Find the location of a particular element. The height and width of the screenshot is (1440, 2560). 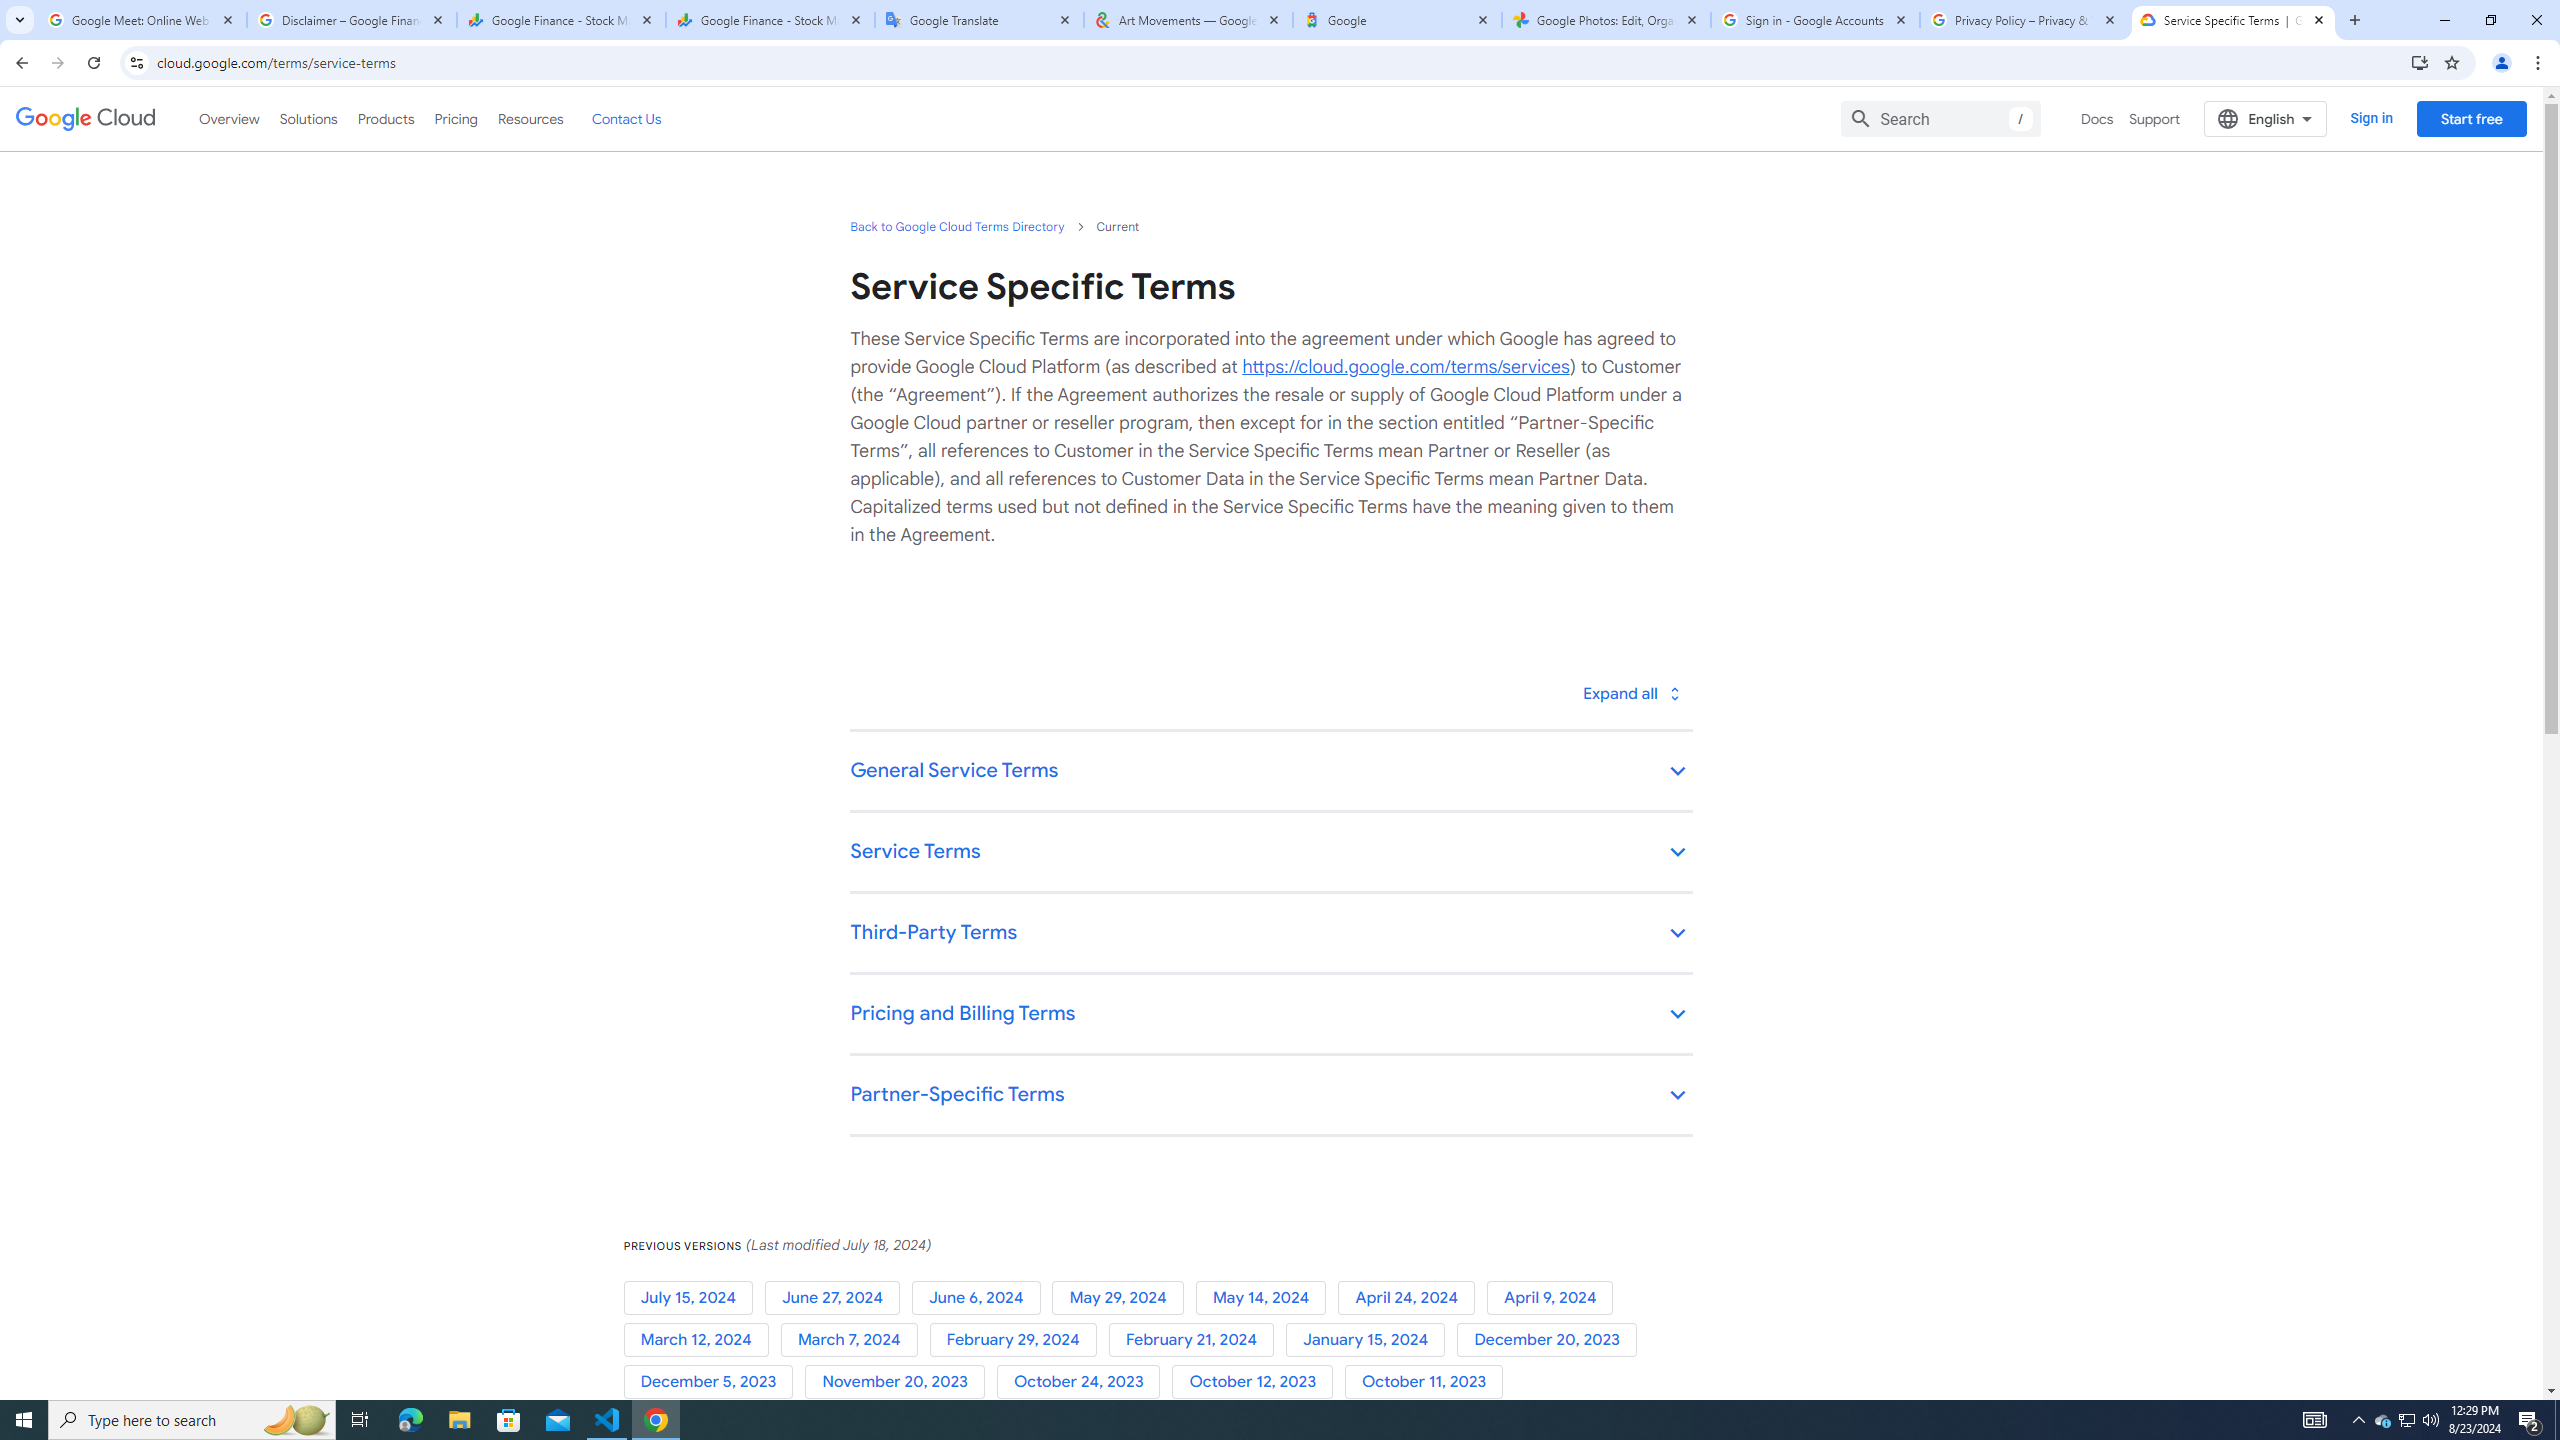

'Pricing' is located at coordinates (456, 118).